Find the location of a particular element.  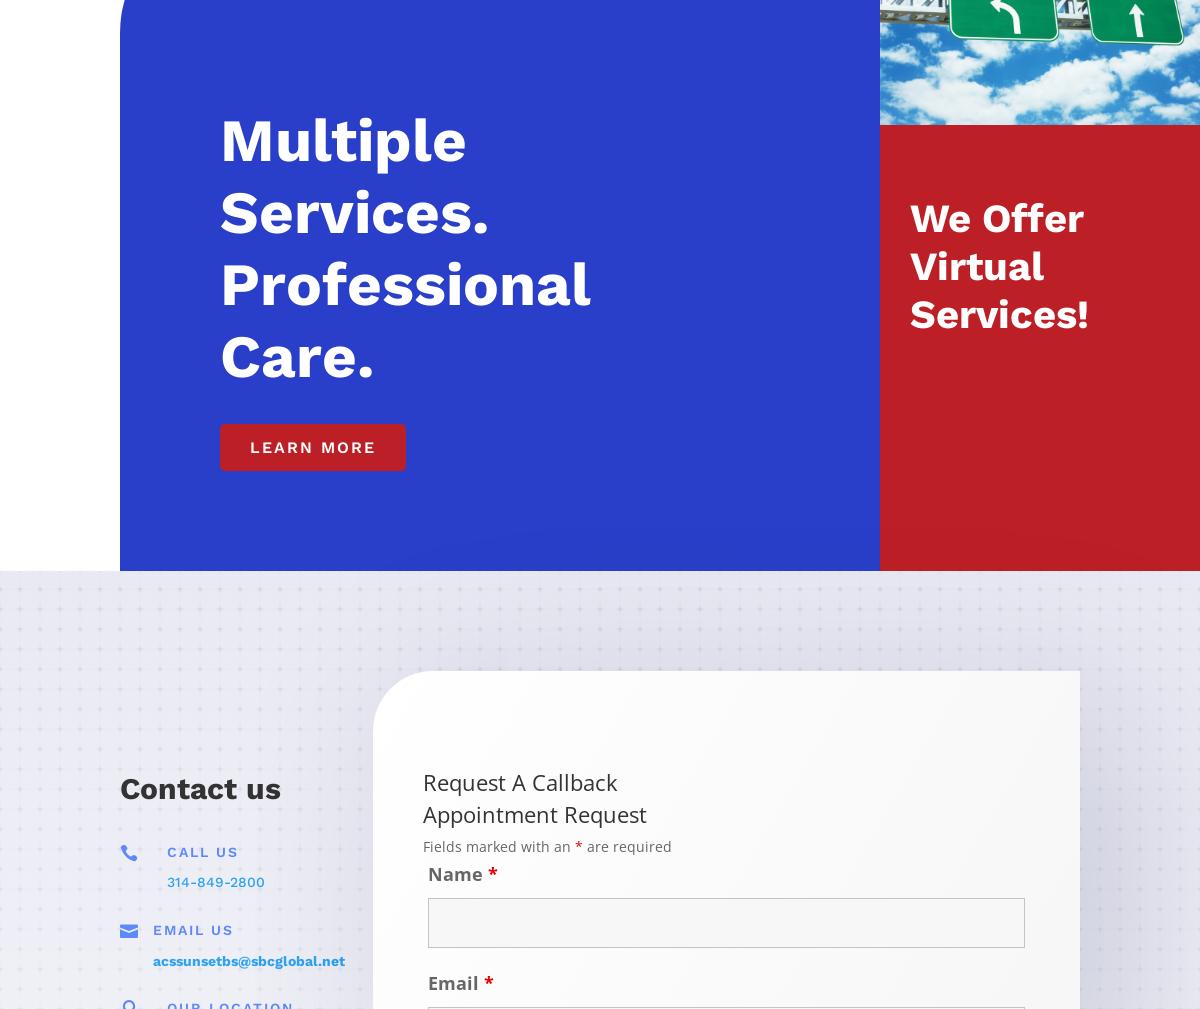

'Fields marked with an' is located at coordinates (497, 846).